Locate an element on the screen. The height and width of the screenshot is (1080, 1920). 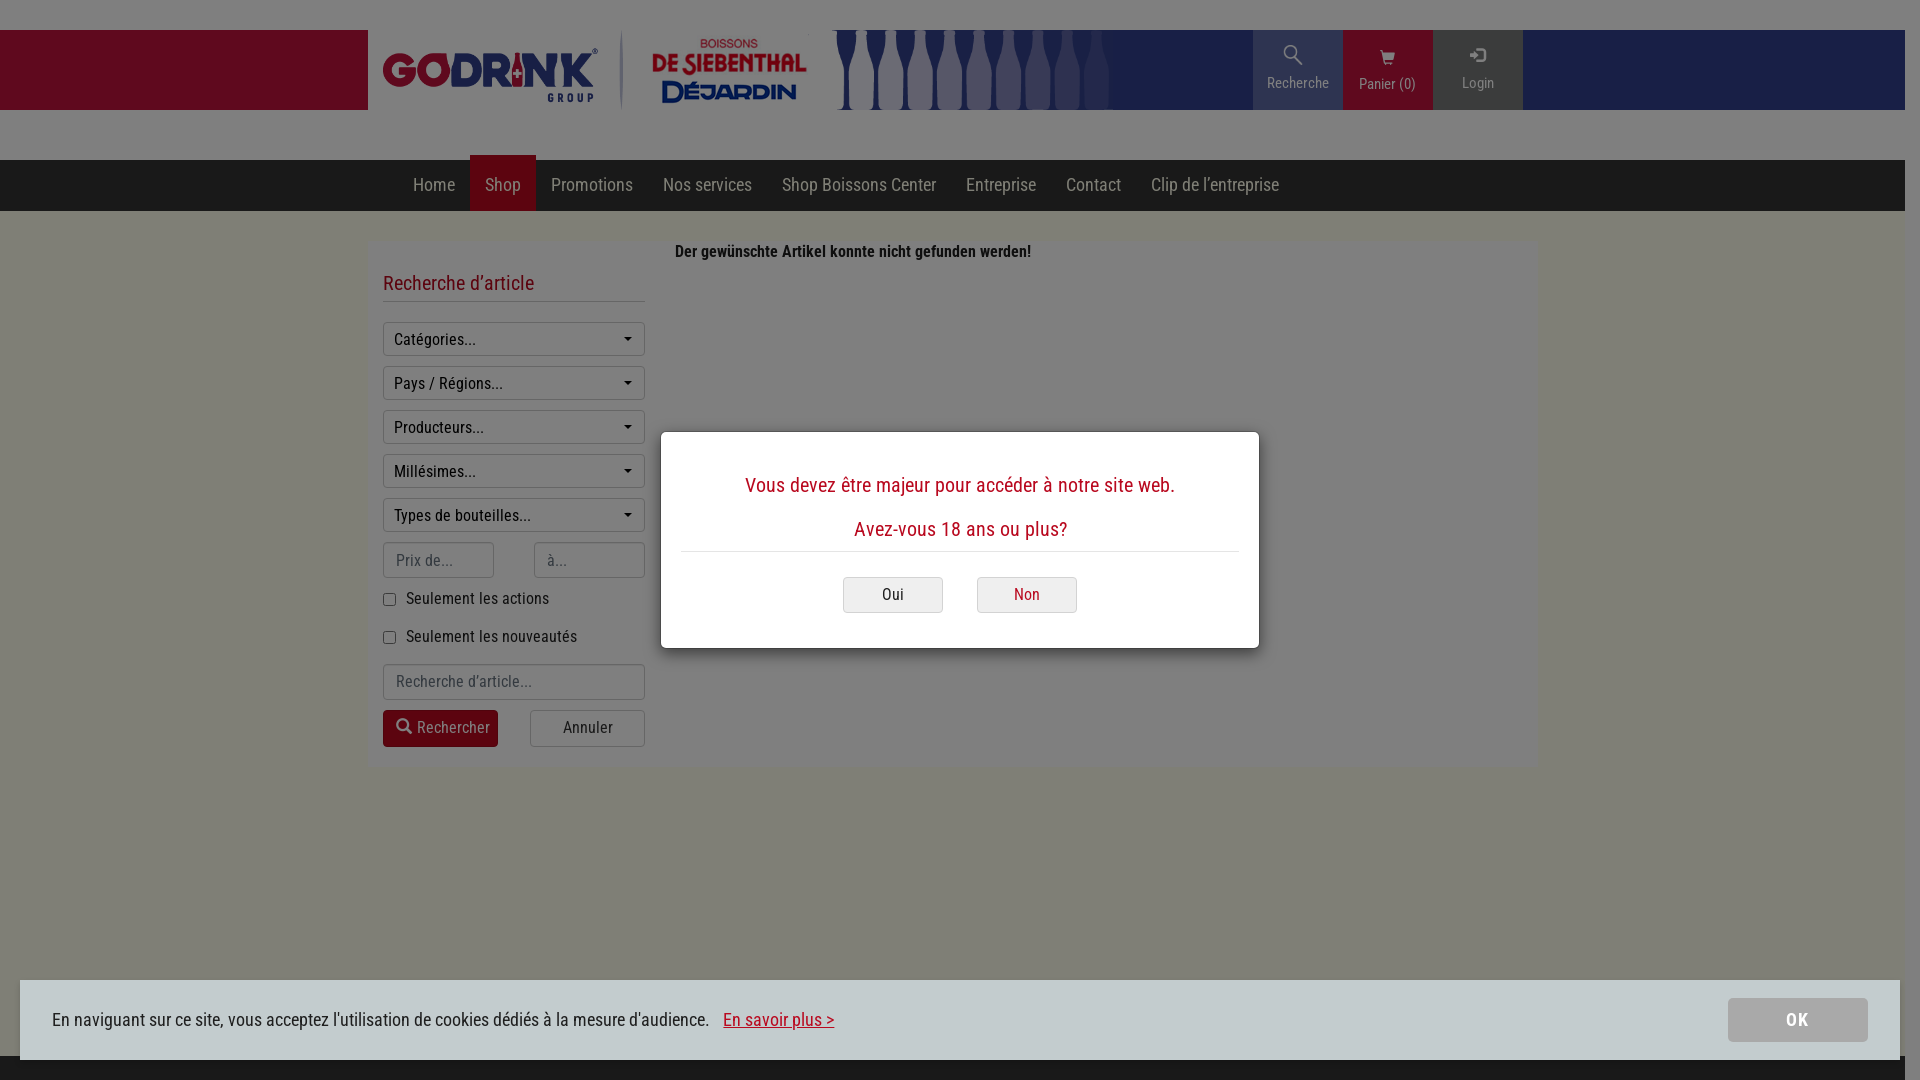
'Home' is located at coordinates (432, 185).